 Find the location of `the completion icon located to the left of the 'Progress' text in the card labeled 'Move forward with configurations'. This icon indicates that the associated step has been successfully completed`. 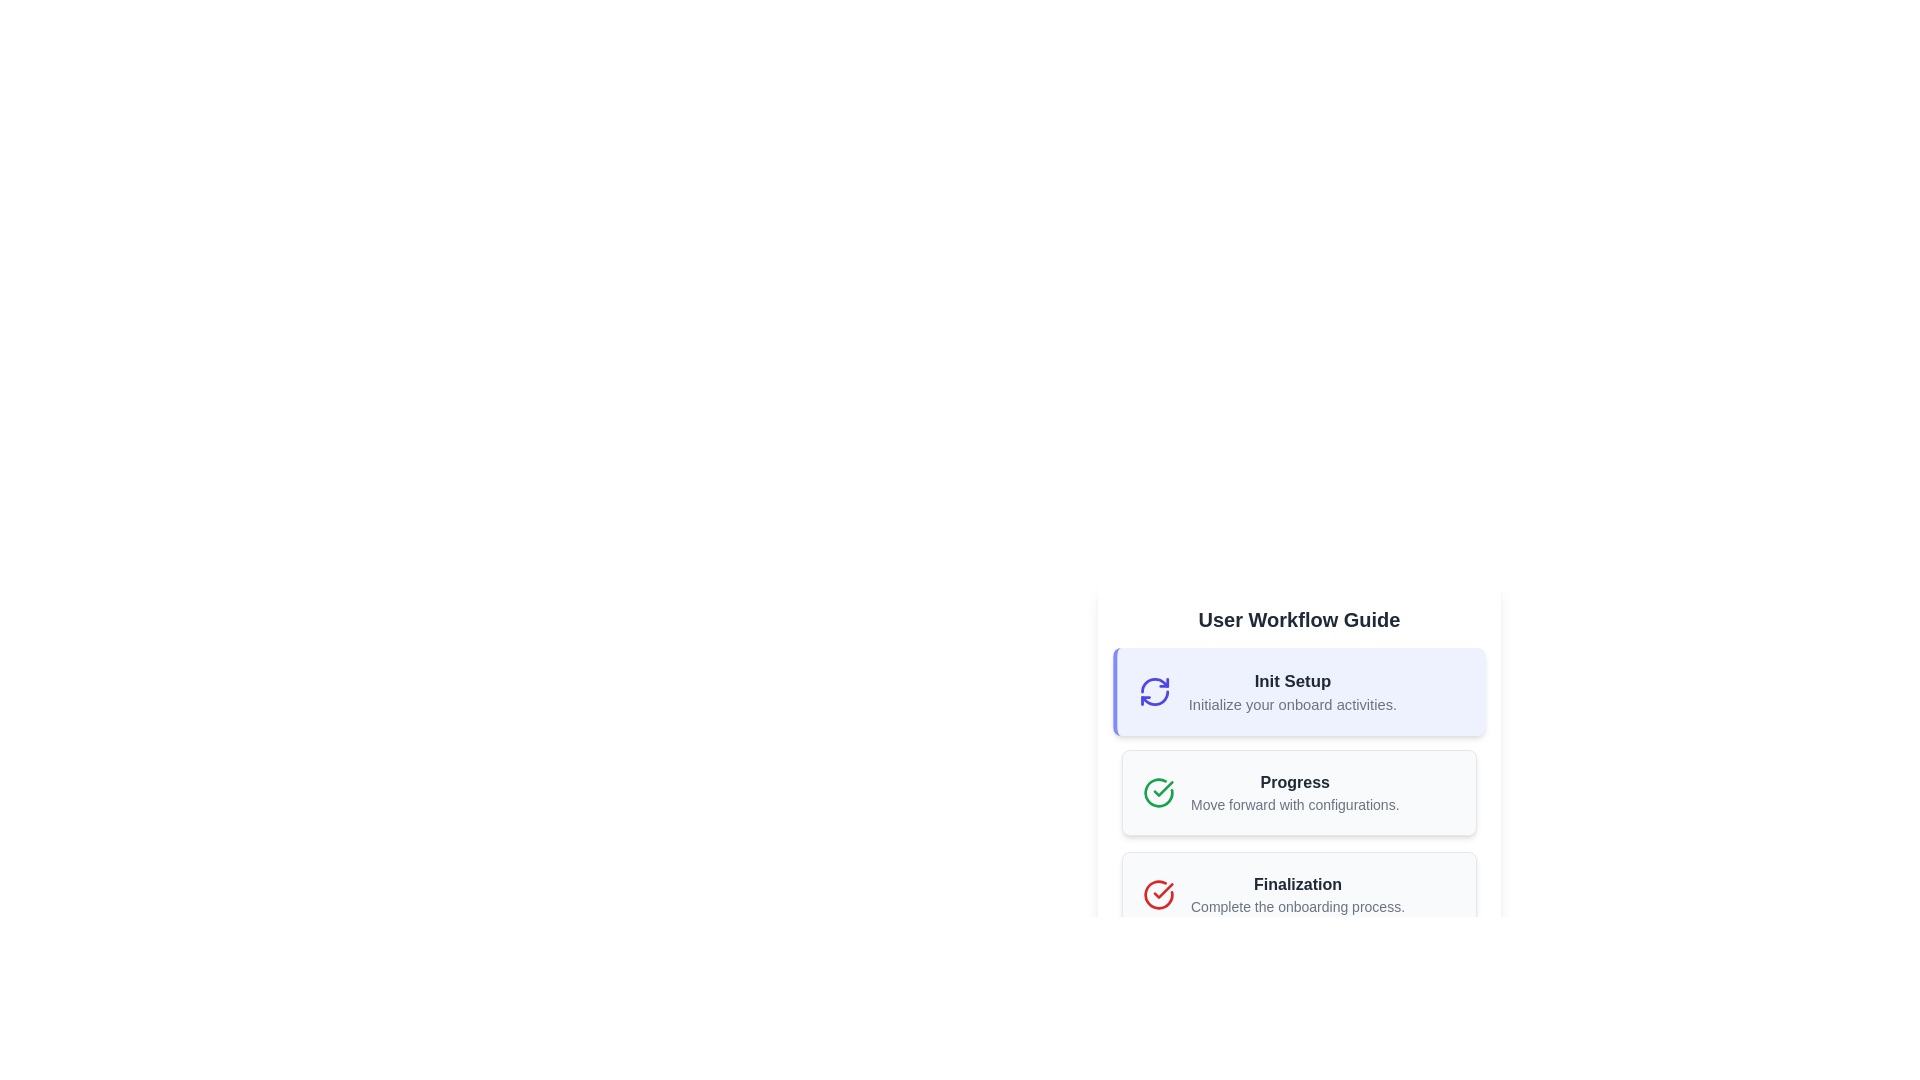

the completion icon located to the left of the 'Progress' text in the card labeled 'Move forward with configurations'. This icon indicates that the associated step has been successfully completed is located at coordinates (1158, 792).